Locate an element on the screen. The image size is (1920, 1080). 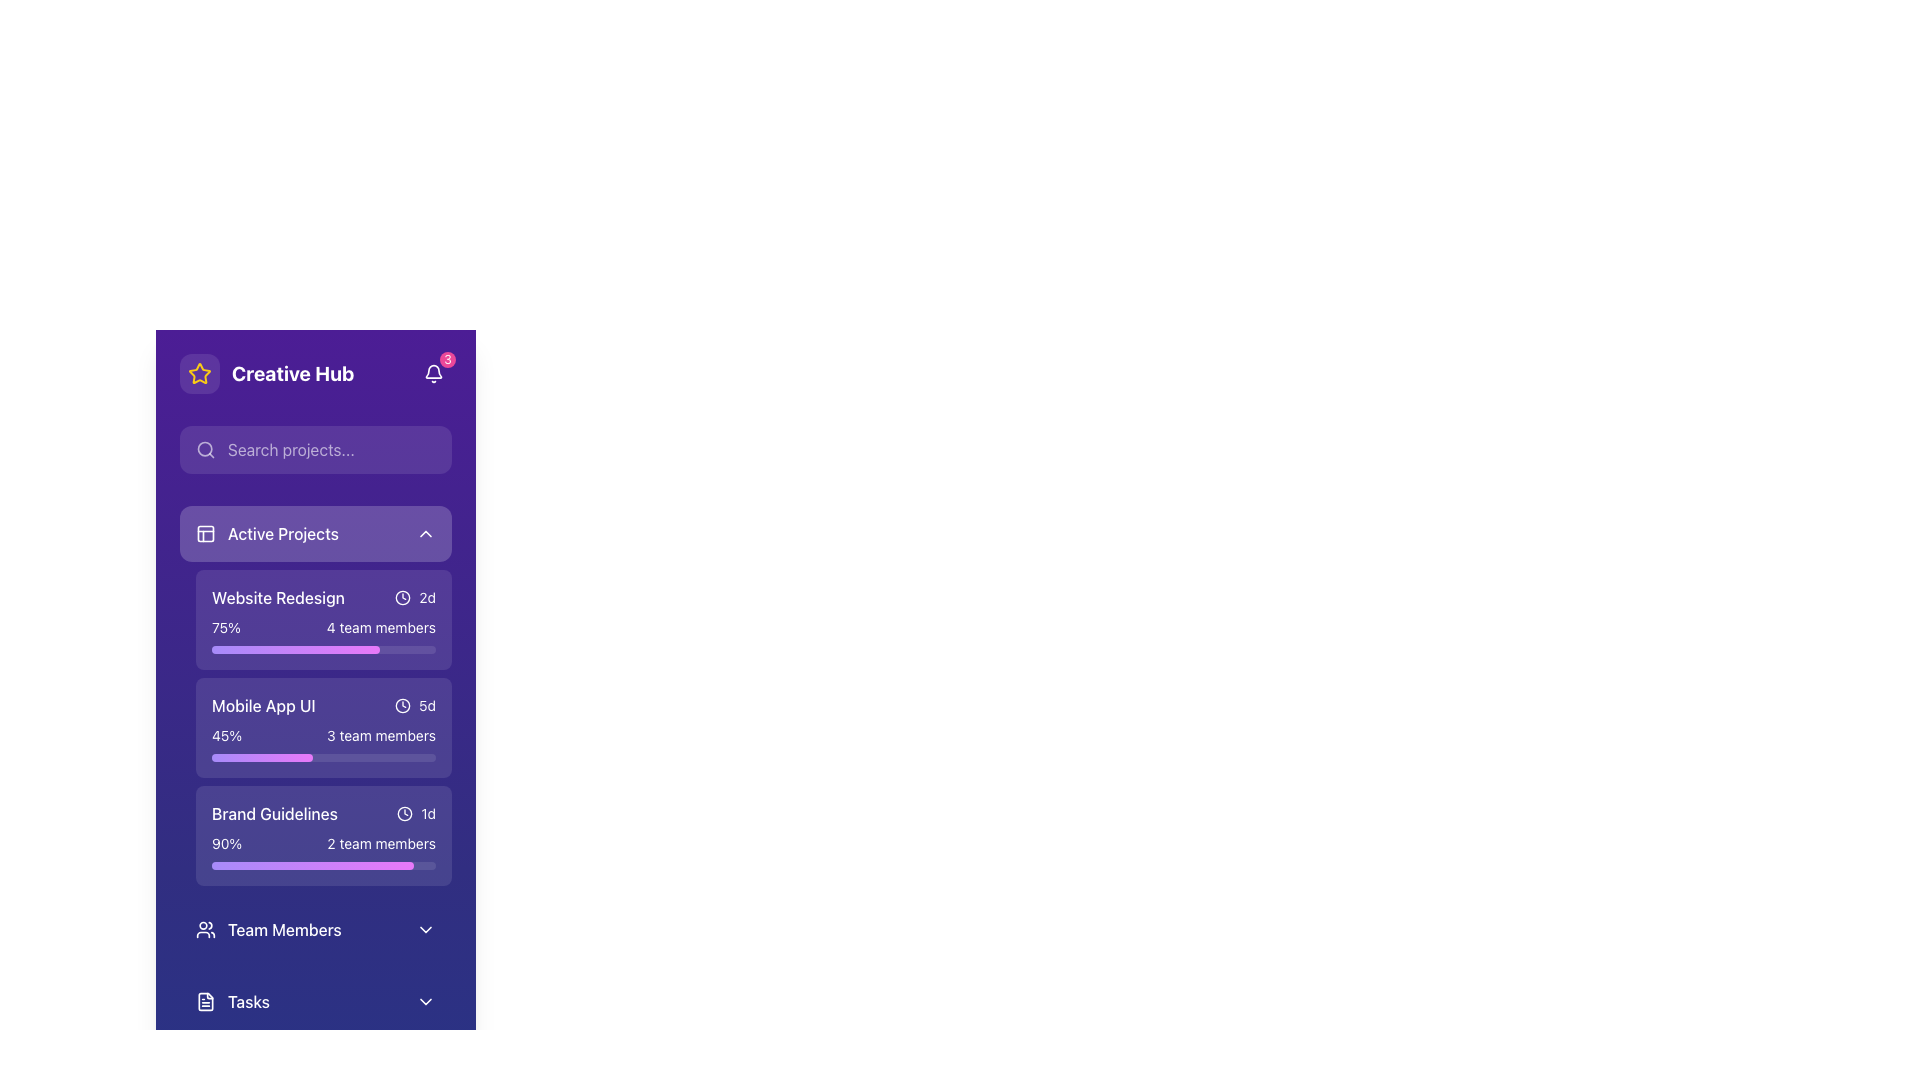
the toggleable header for the collapsible section that displays the list of active projects is located at coordinates (315, 532).